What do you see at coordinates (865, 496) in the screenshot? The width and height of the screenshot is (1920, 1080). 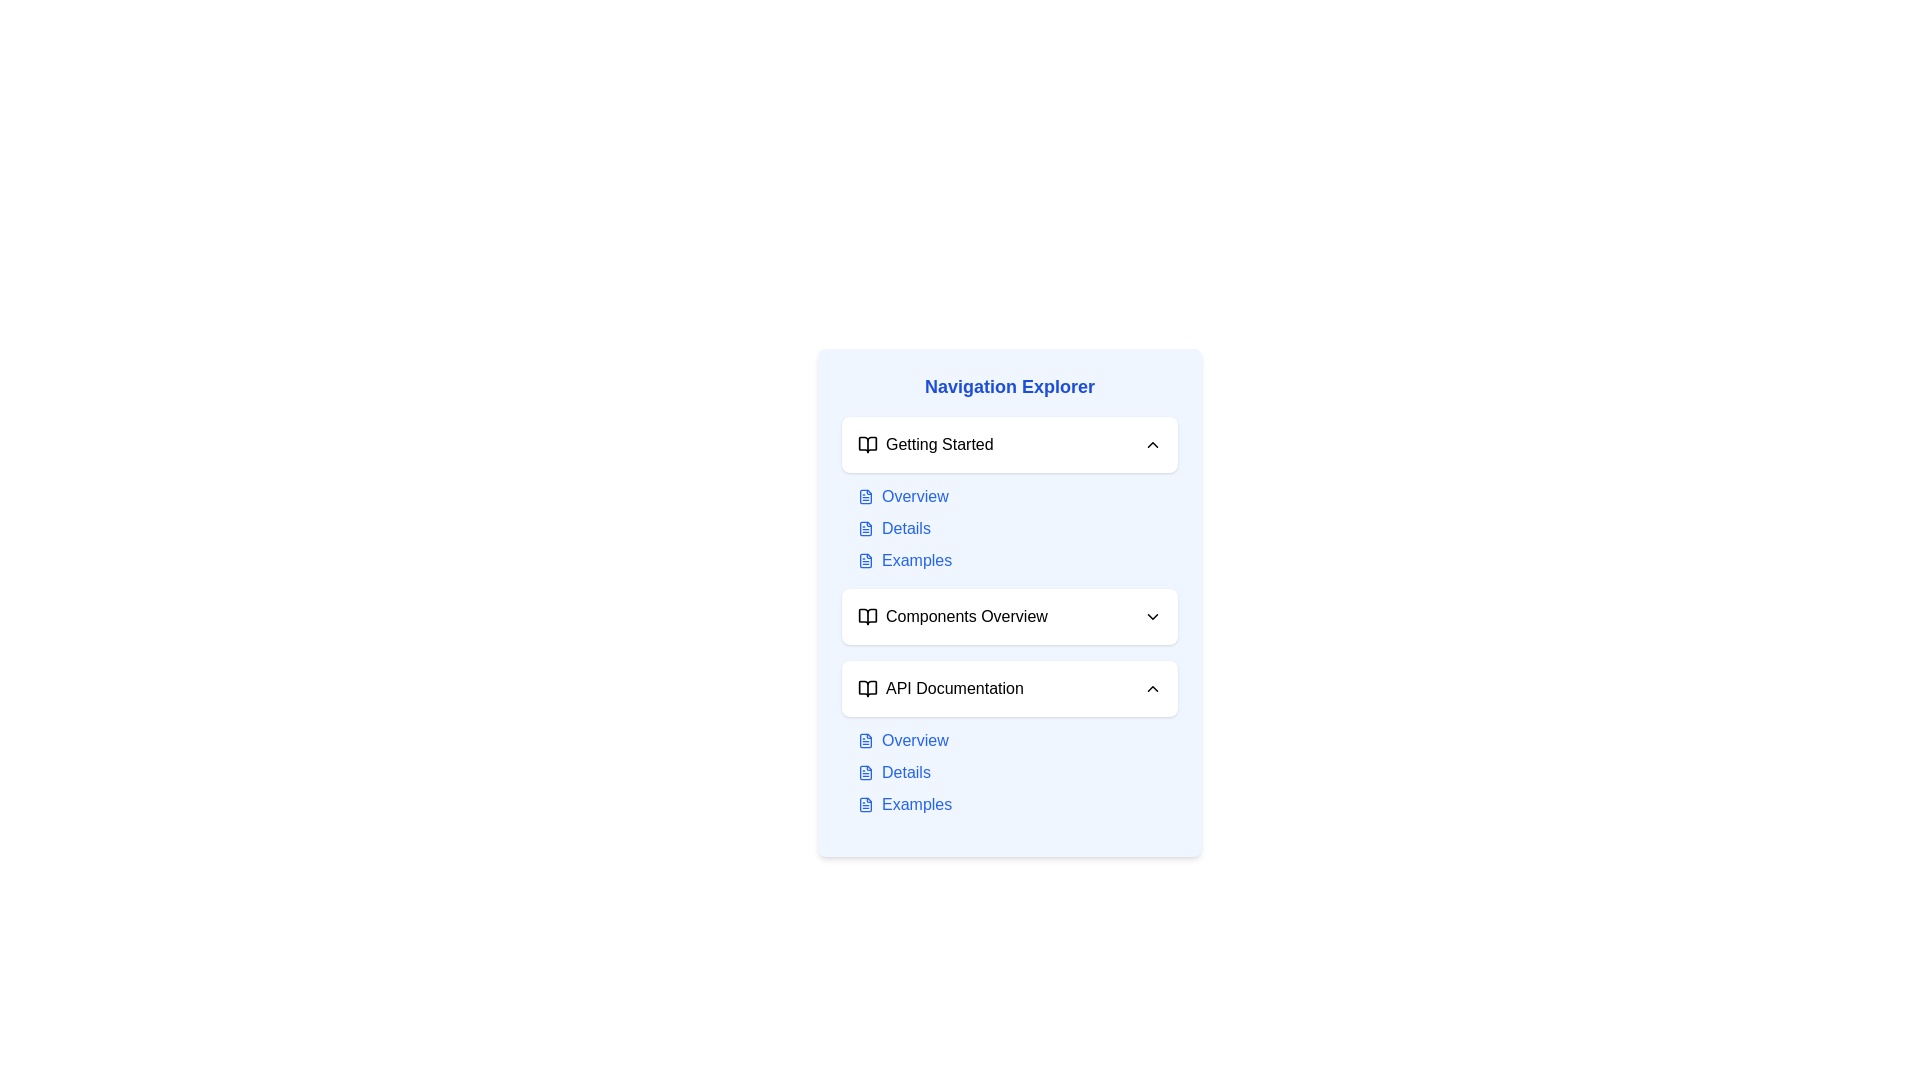 I see `the 'Overview' icon in the navigation menu, which is located under the 'Getting Started' section and is the first icon among its siblings` at bounding box center [865, 496].